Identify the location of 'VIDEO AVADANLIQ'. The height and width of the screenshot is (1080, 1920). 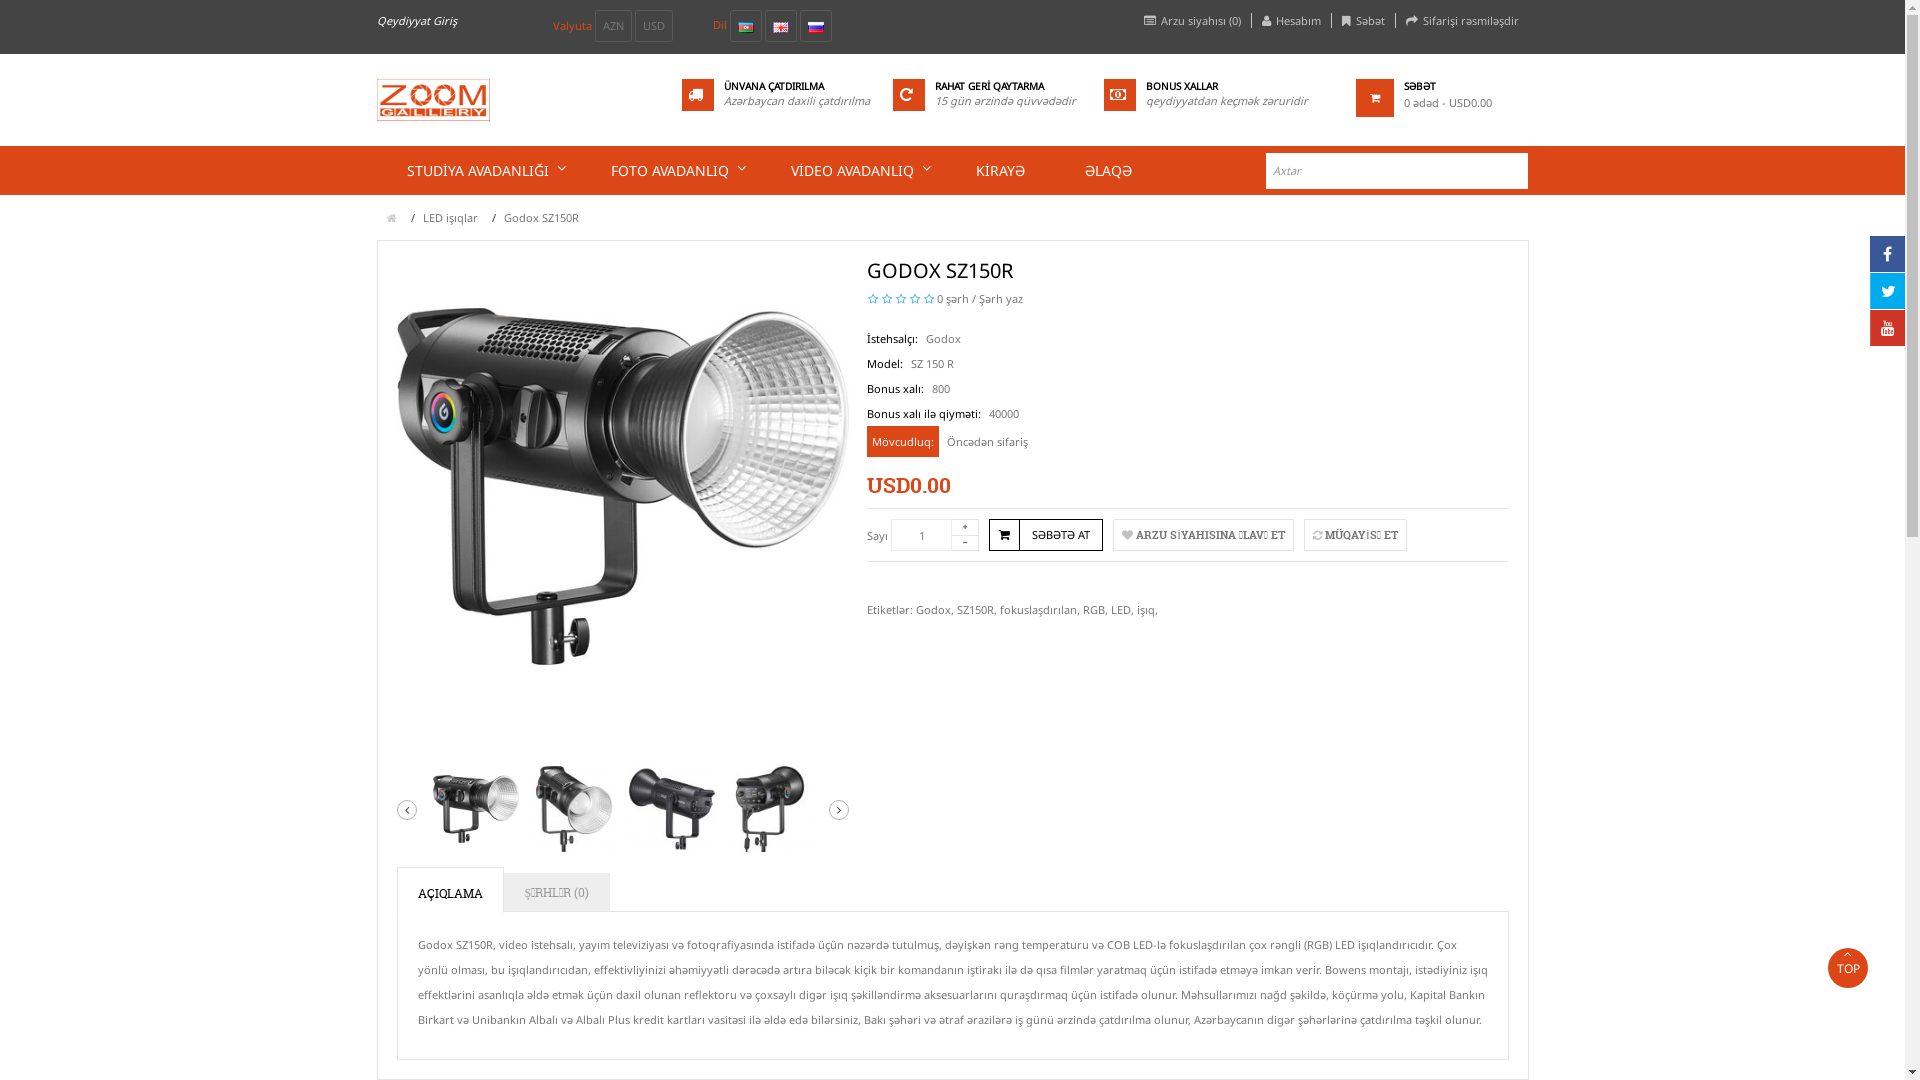
(852, 169).